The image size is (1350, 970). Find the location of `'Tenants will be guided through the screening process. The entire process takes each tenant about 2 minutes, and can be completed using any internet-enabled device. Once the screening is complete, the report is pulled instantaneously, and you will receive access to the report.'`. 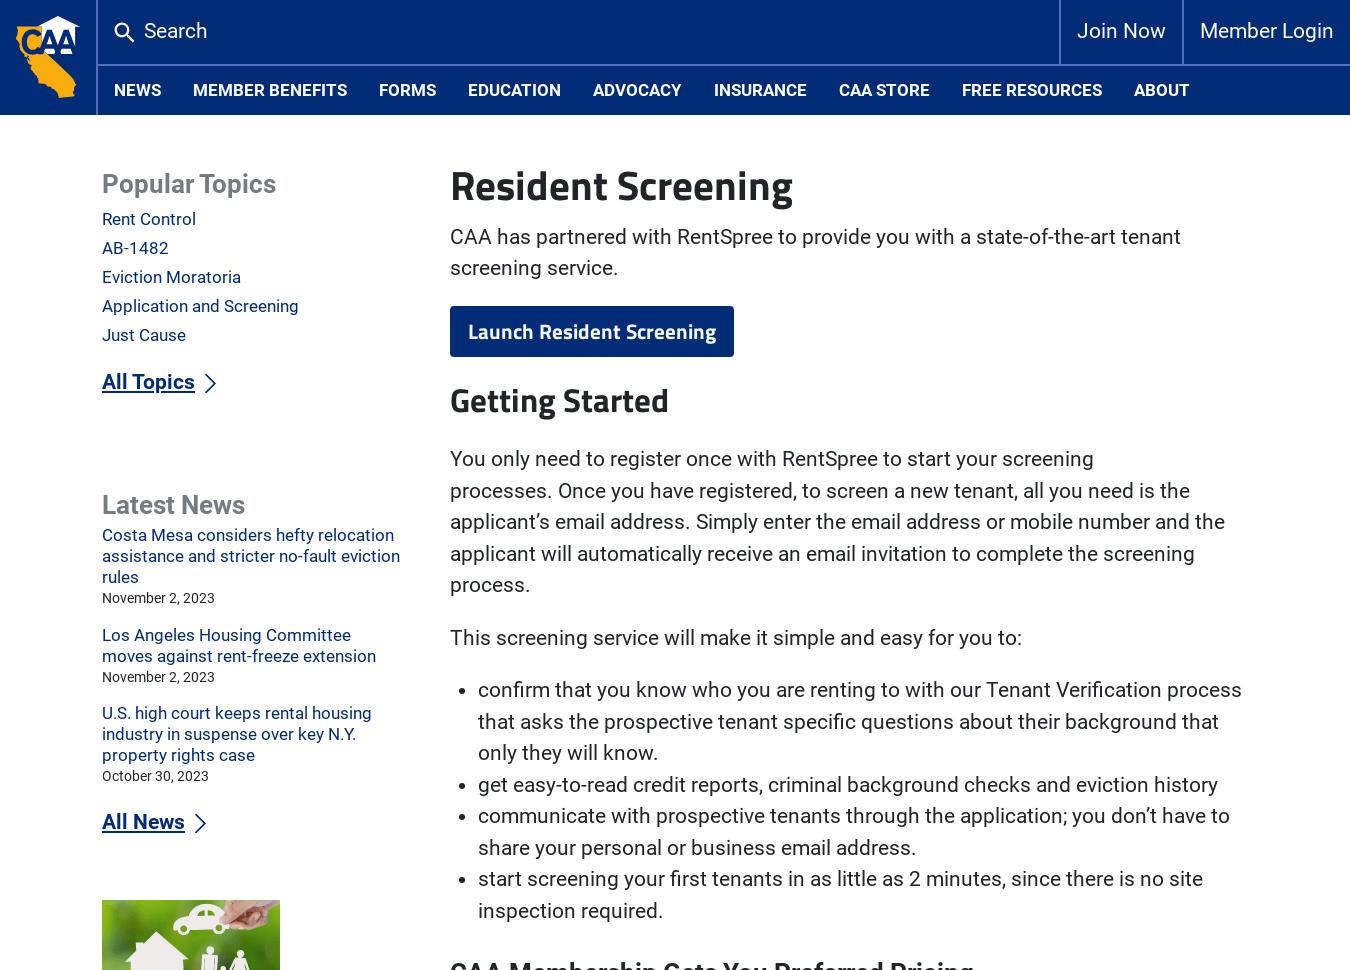

'Tenants will be guided through the screening process. The entire process takes each tenant about 2 minutes, and can be completed using any internet-enabled device. Once the screening is complete, the report is pulled instantaneously, and you will receive access to the report.' is located at coordinates (845, 439).